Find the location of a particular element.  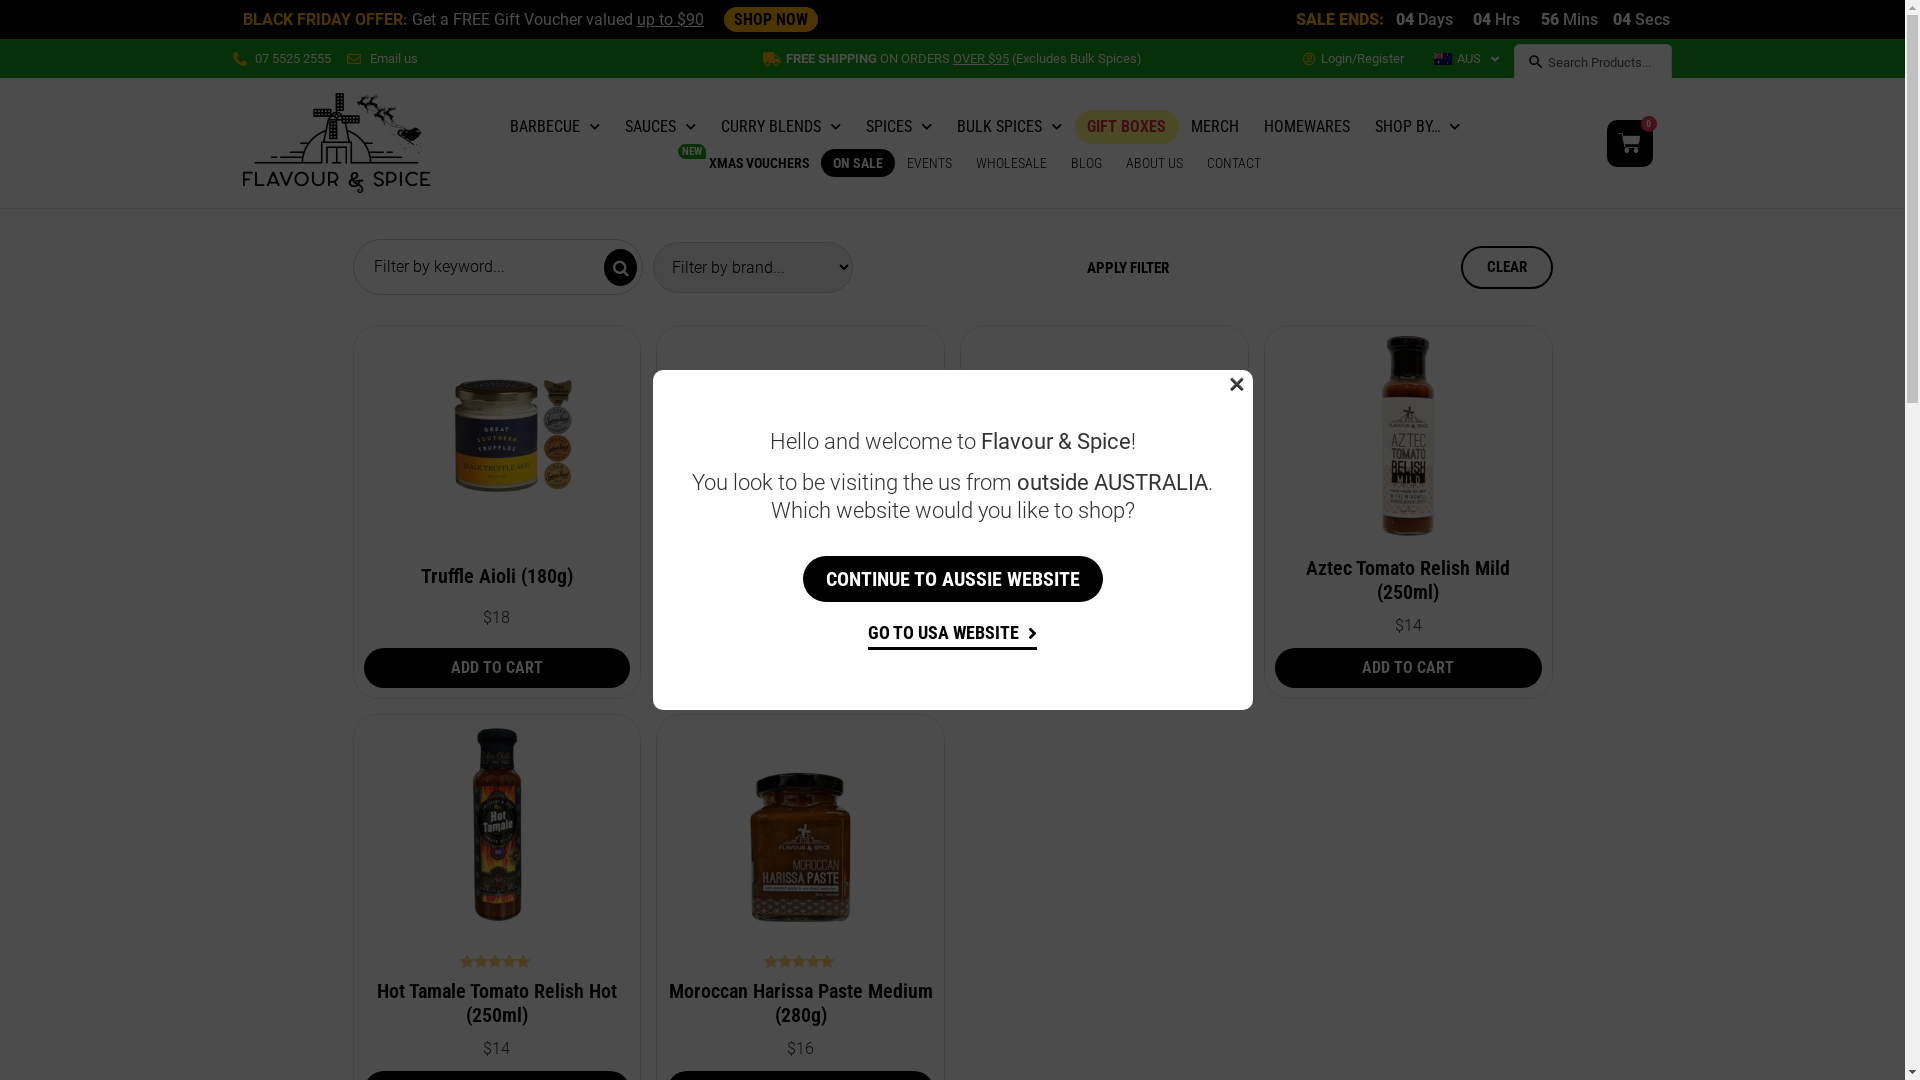

'EVENTS' is located at coordinates (928, 161).